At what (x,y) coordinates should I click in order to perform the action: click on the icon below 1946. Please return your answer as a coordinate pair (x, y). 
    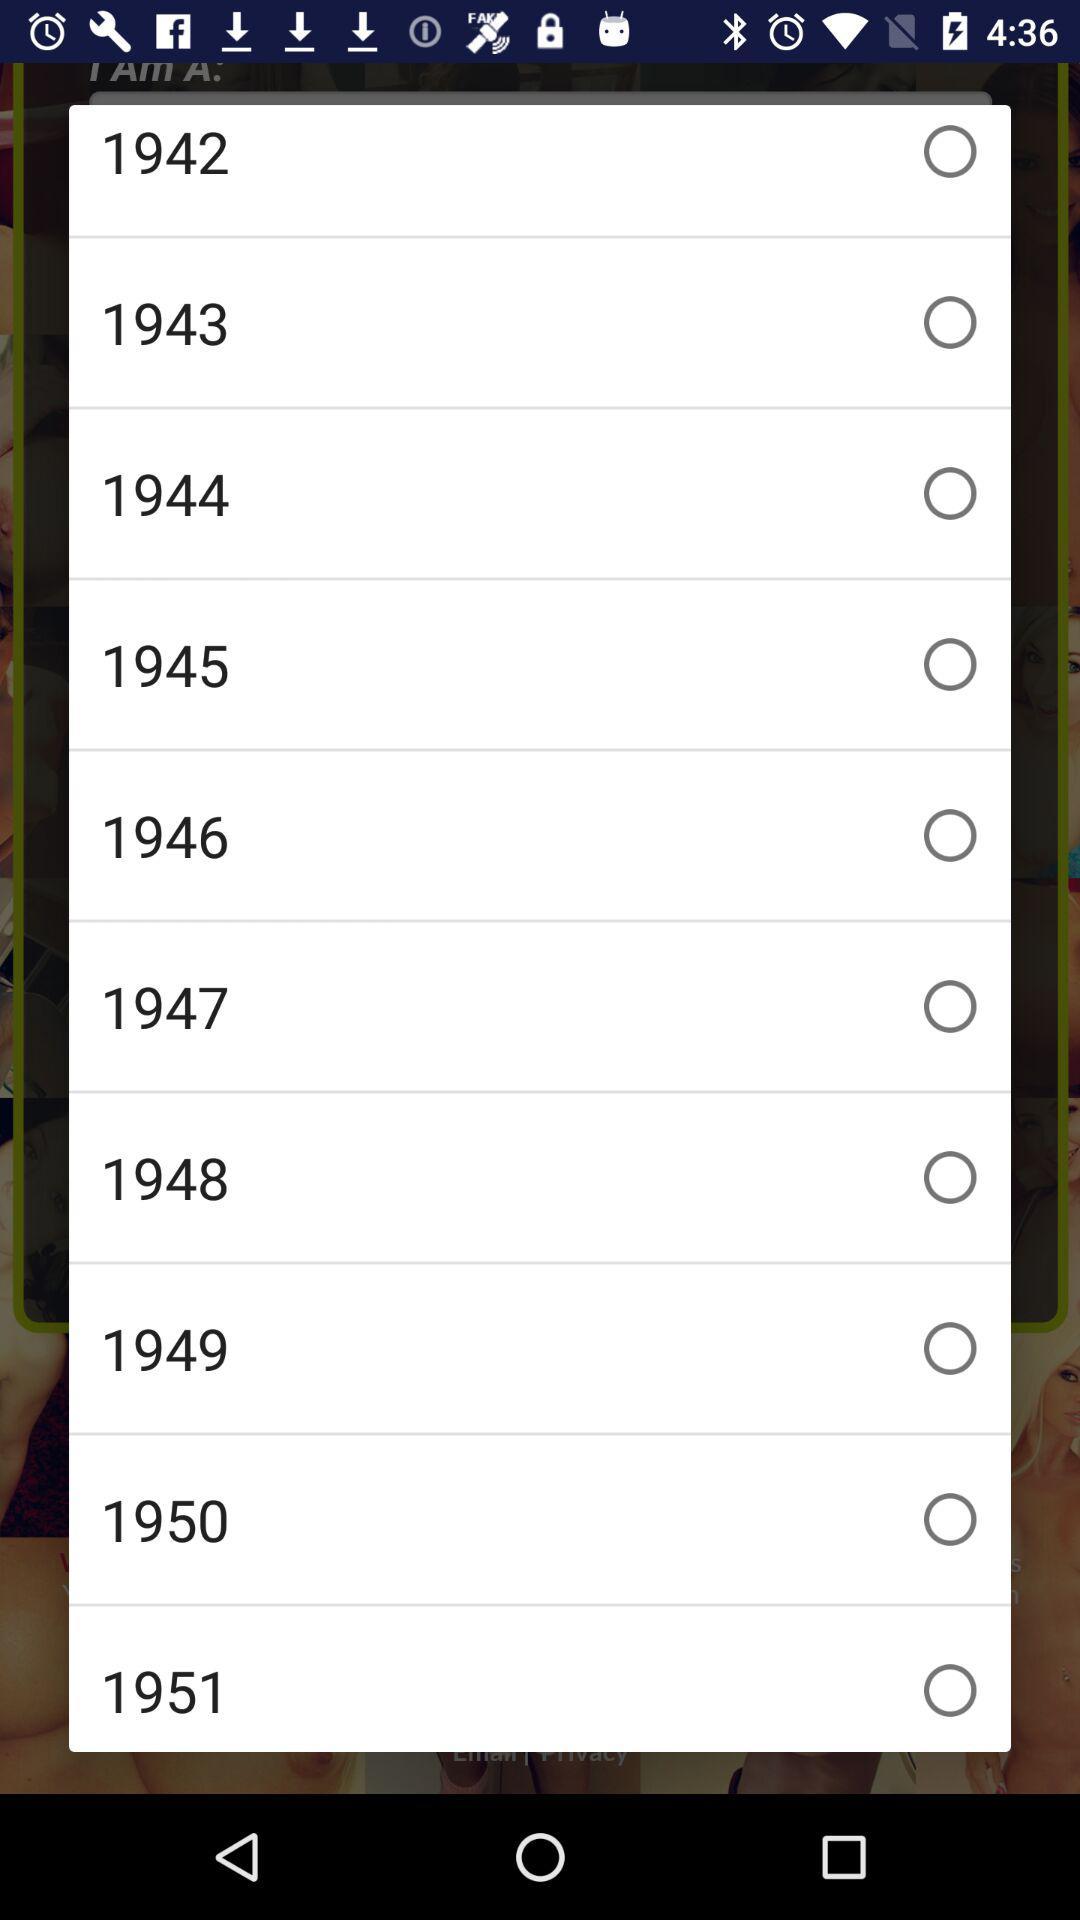
    Looking at the image, I should click on (540, 1006).